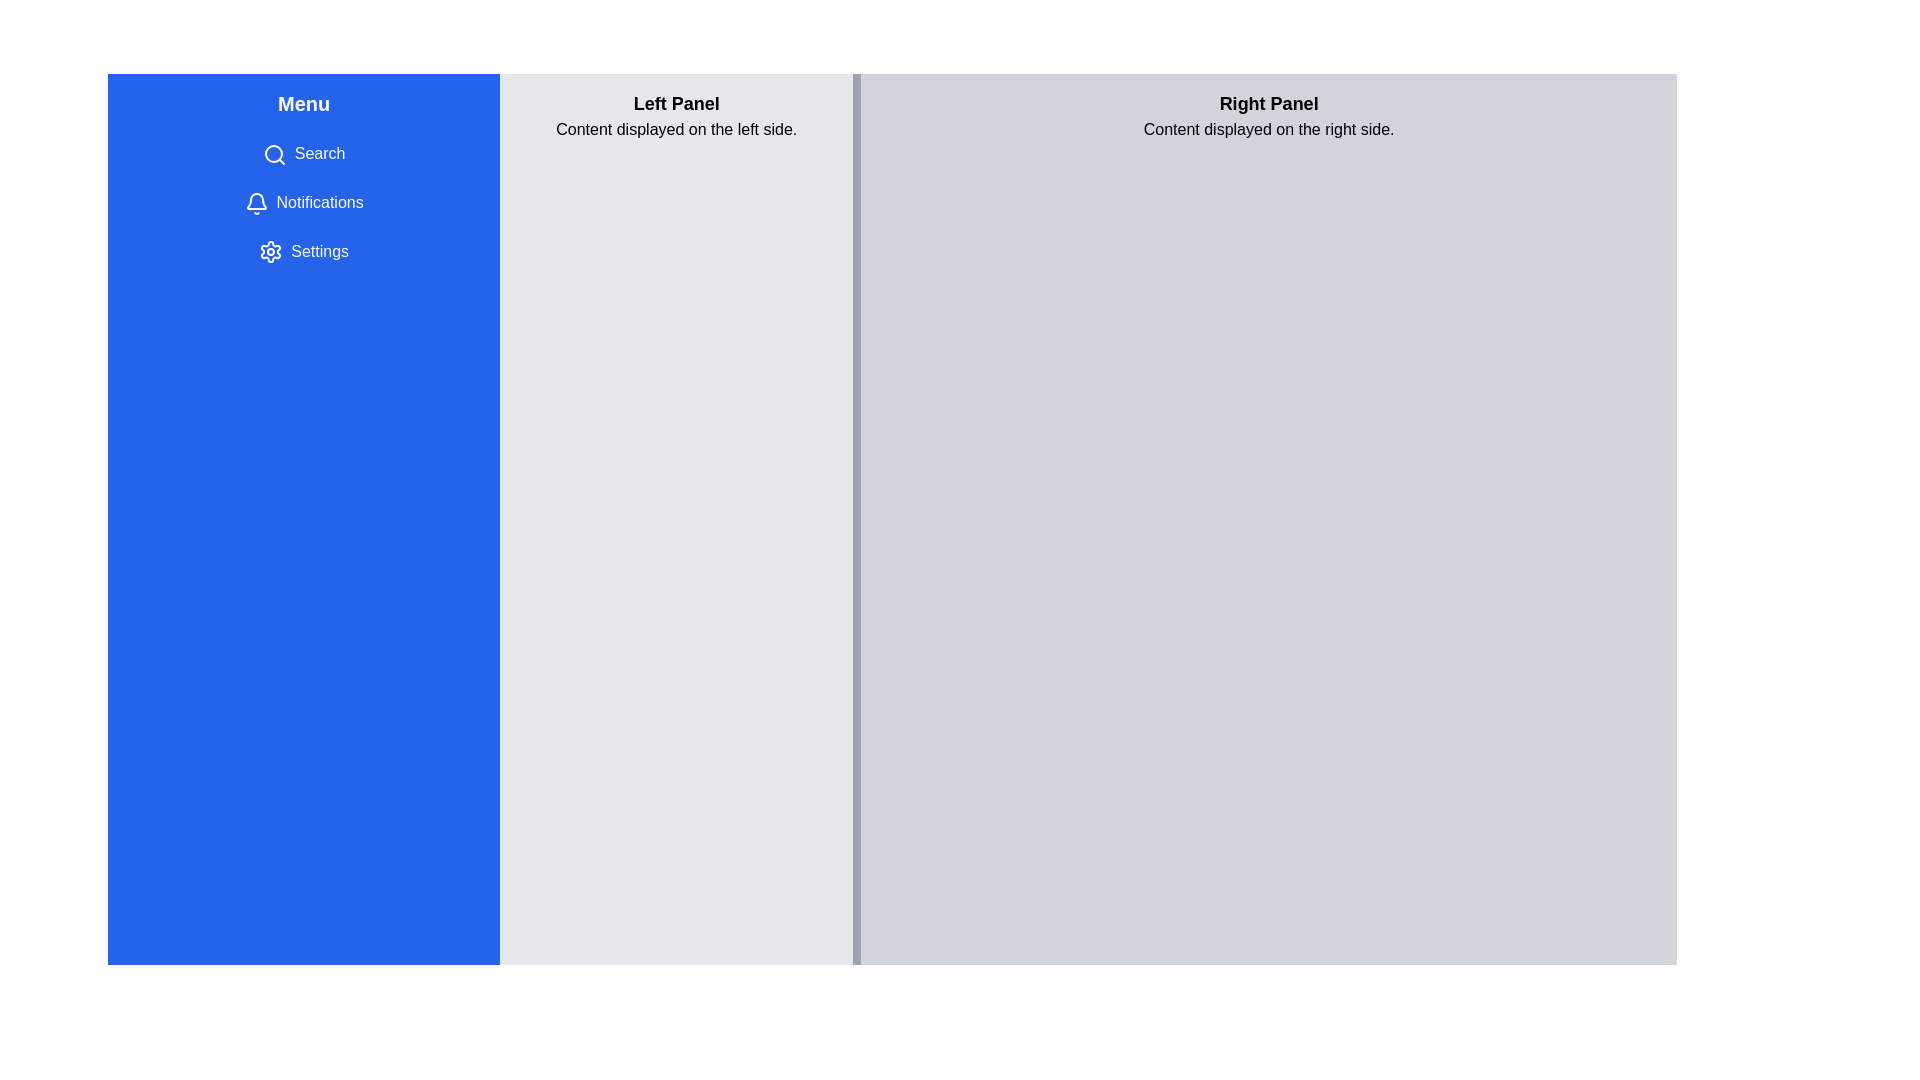 The image size is (1920, 1080). What do you see at coordinates (272, 152) in the screenshot?
I see `the decorative circle within the magnifier icon in the left-side blue menu panel of the 'Search' menu option` at bounding box center [272, 152].